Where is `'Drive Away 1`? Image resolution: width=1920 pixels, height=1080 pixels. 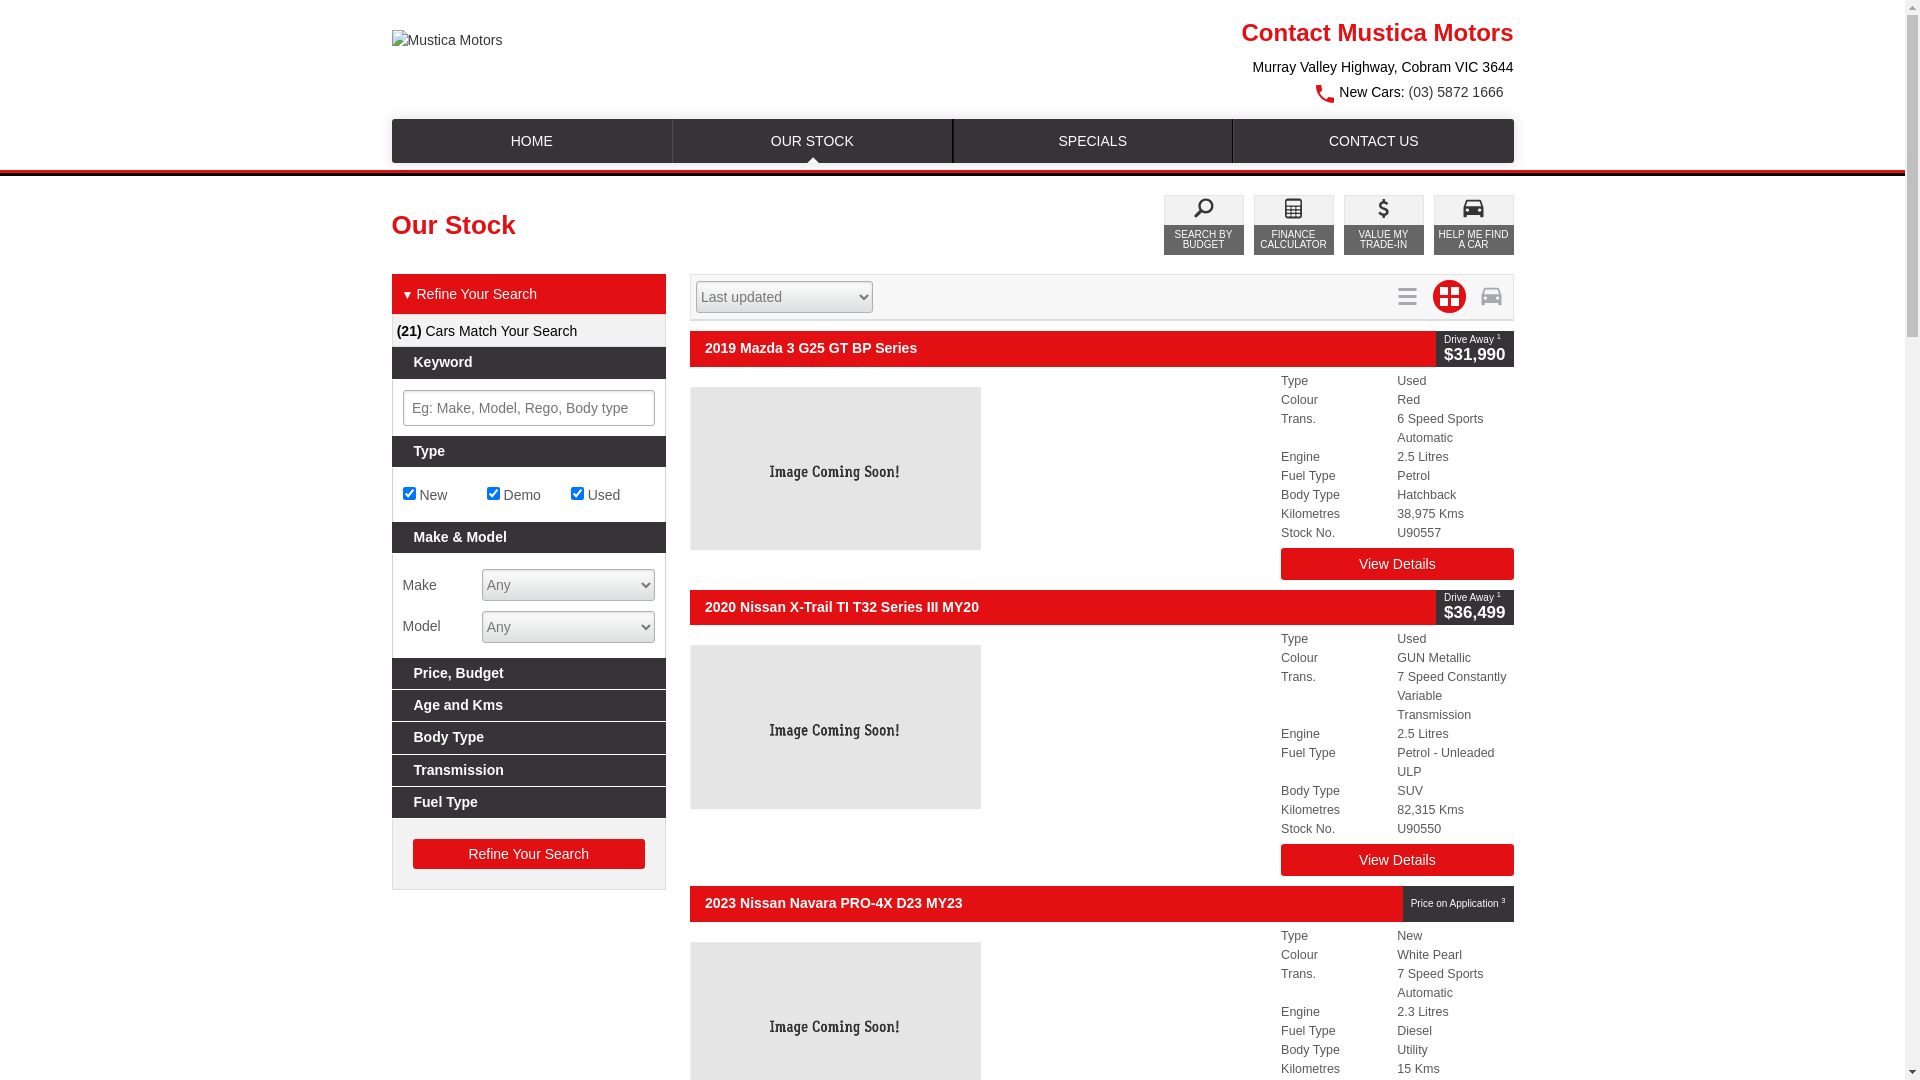 'Drive Away 1 is located at coordinates (1474, 347).